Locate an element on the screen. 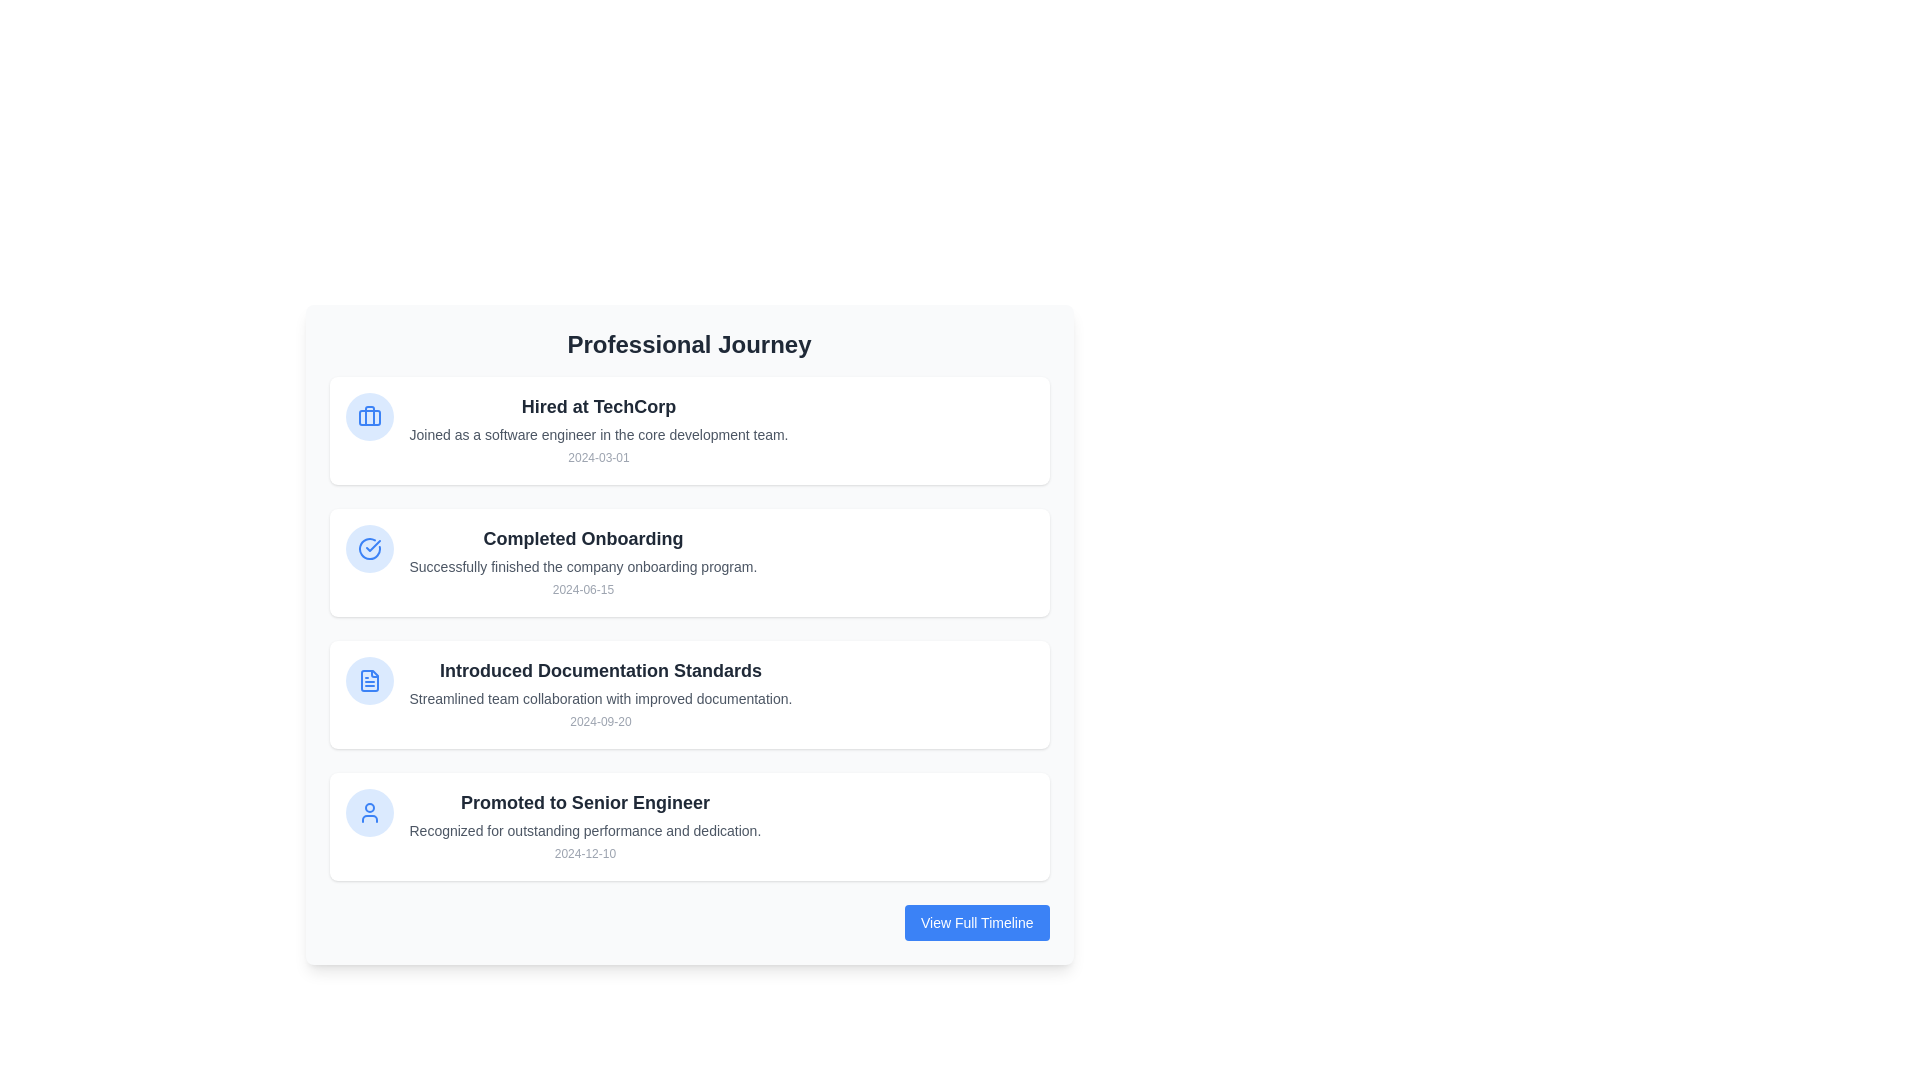 The width and height of the screenshot is (1920, 1080). the 'Hired at TechCorp' card in the 'Professional Journey' section to allow for dynamic changes is located at coordinates (689, 430).